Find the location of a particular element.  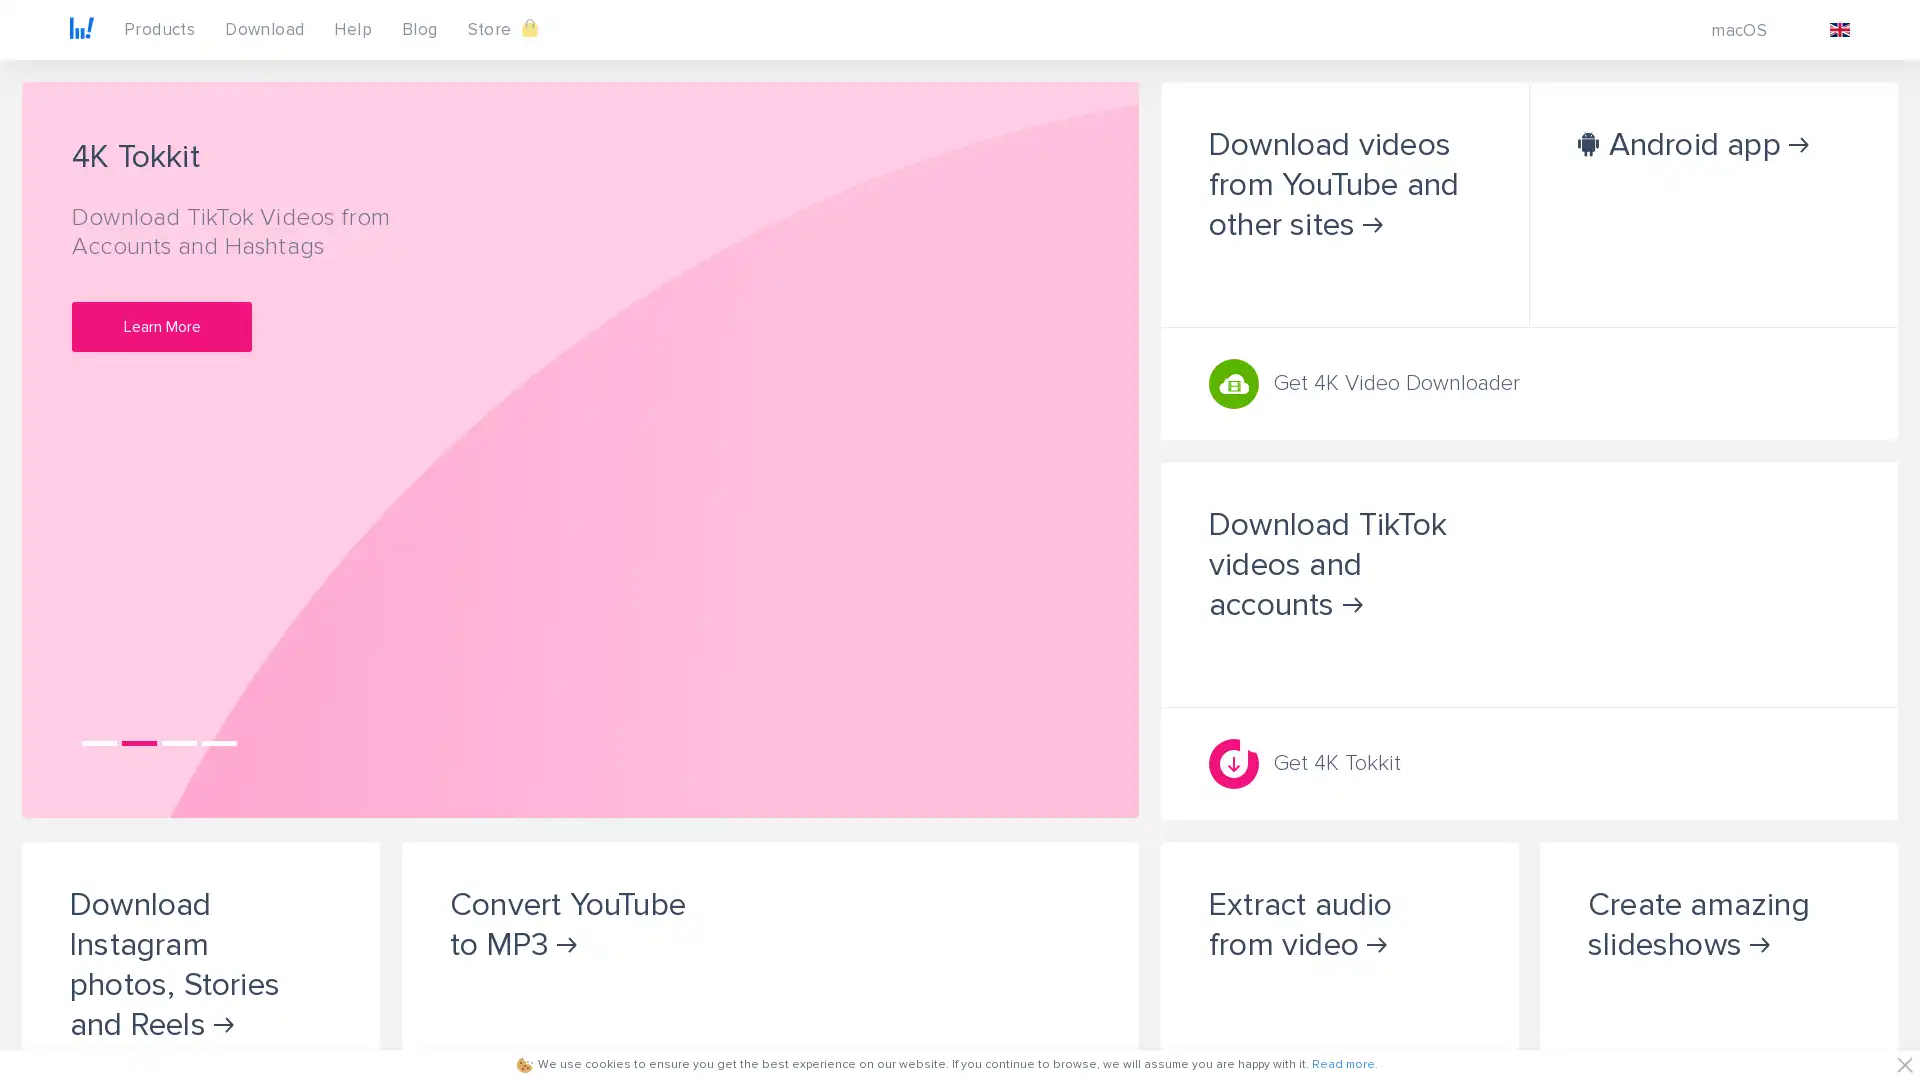

1 is located at coordinates (98, 742).